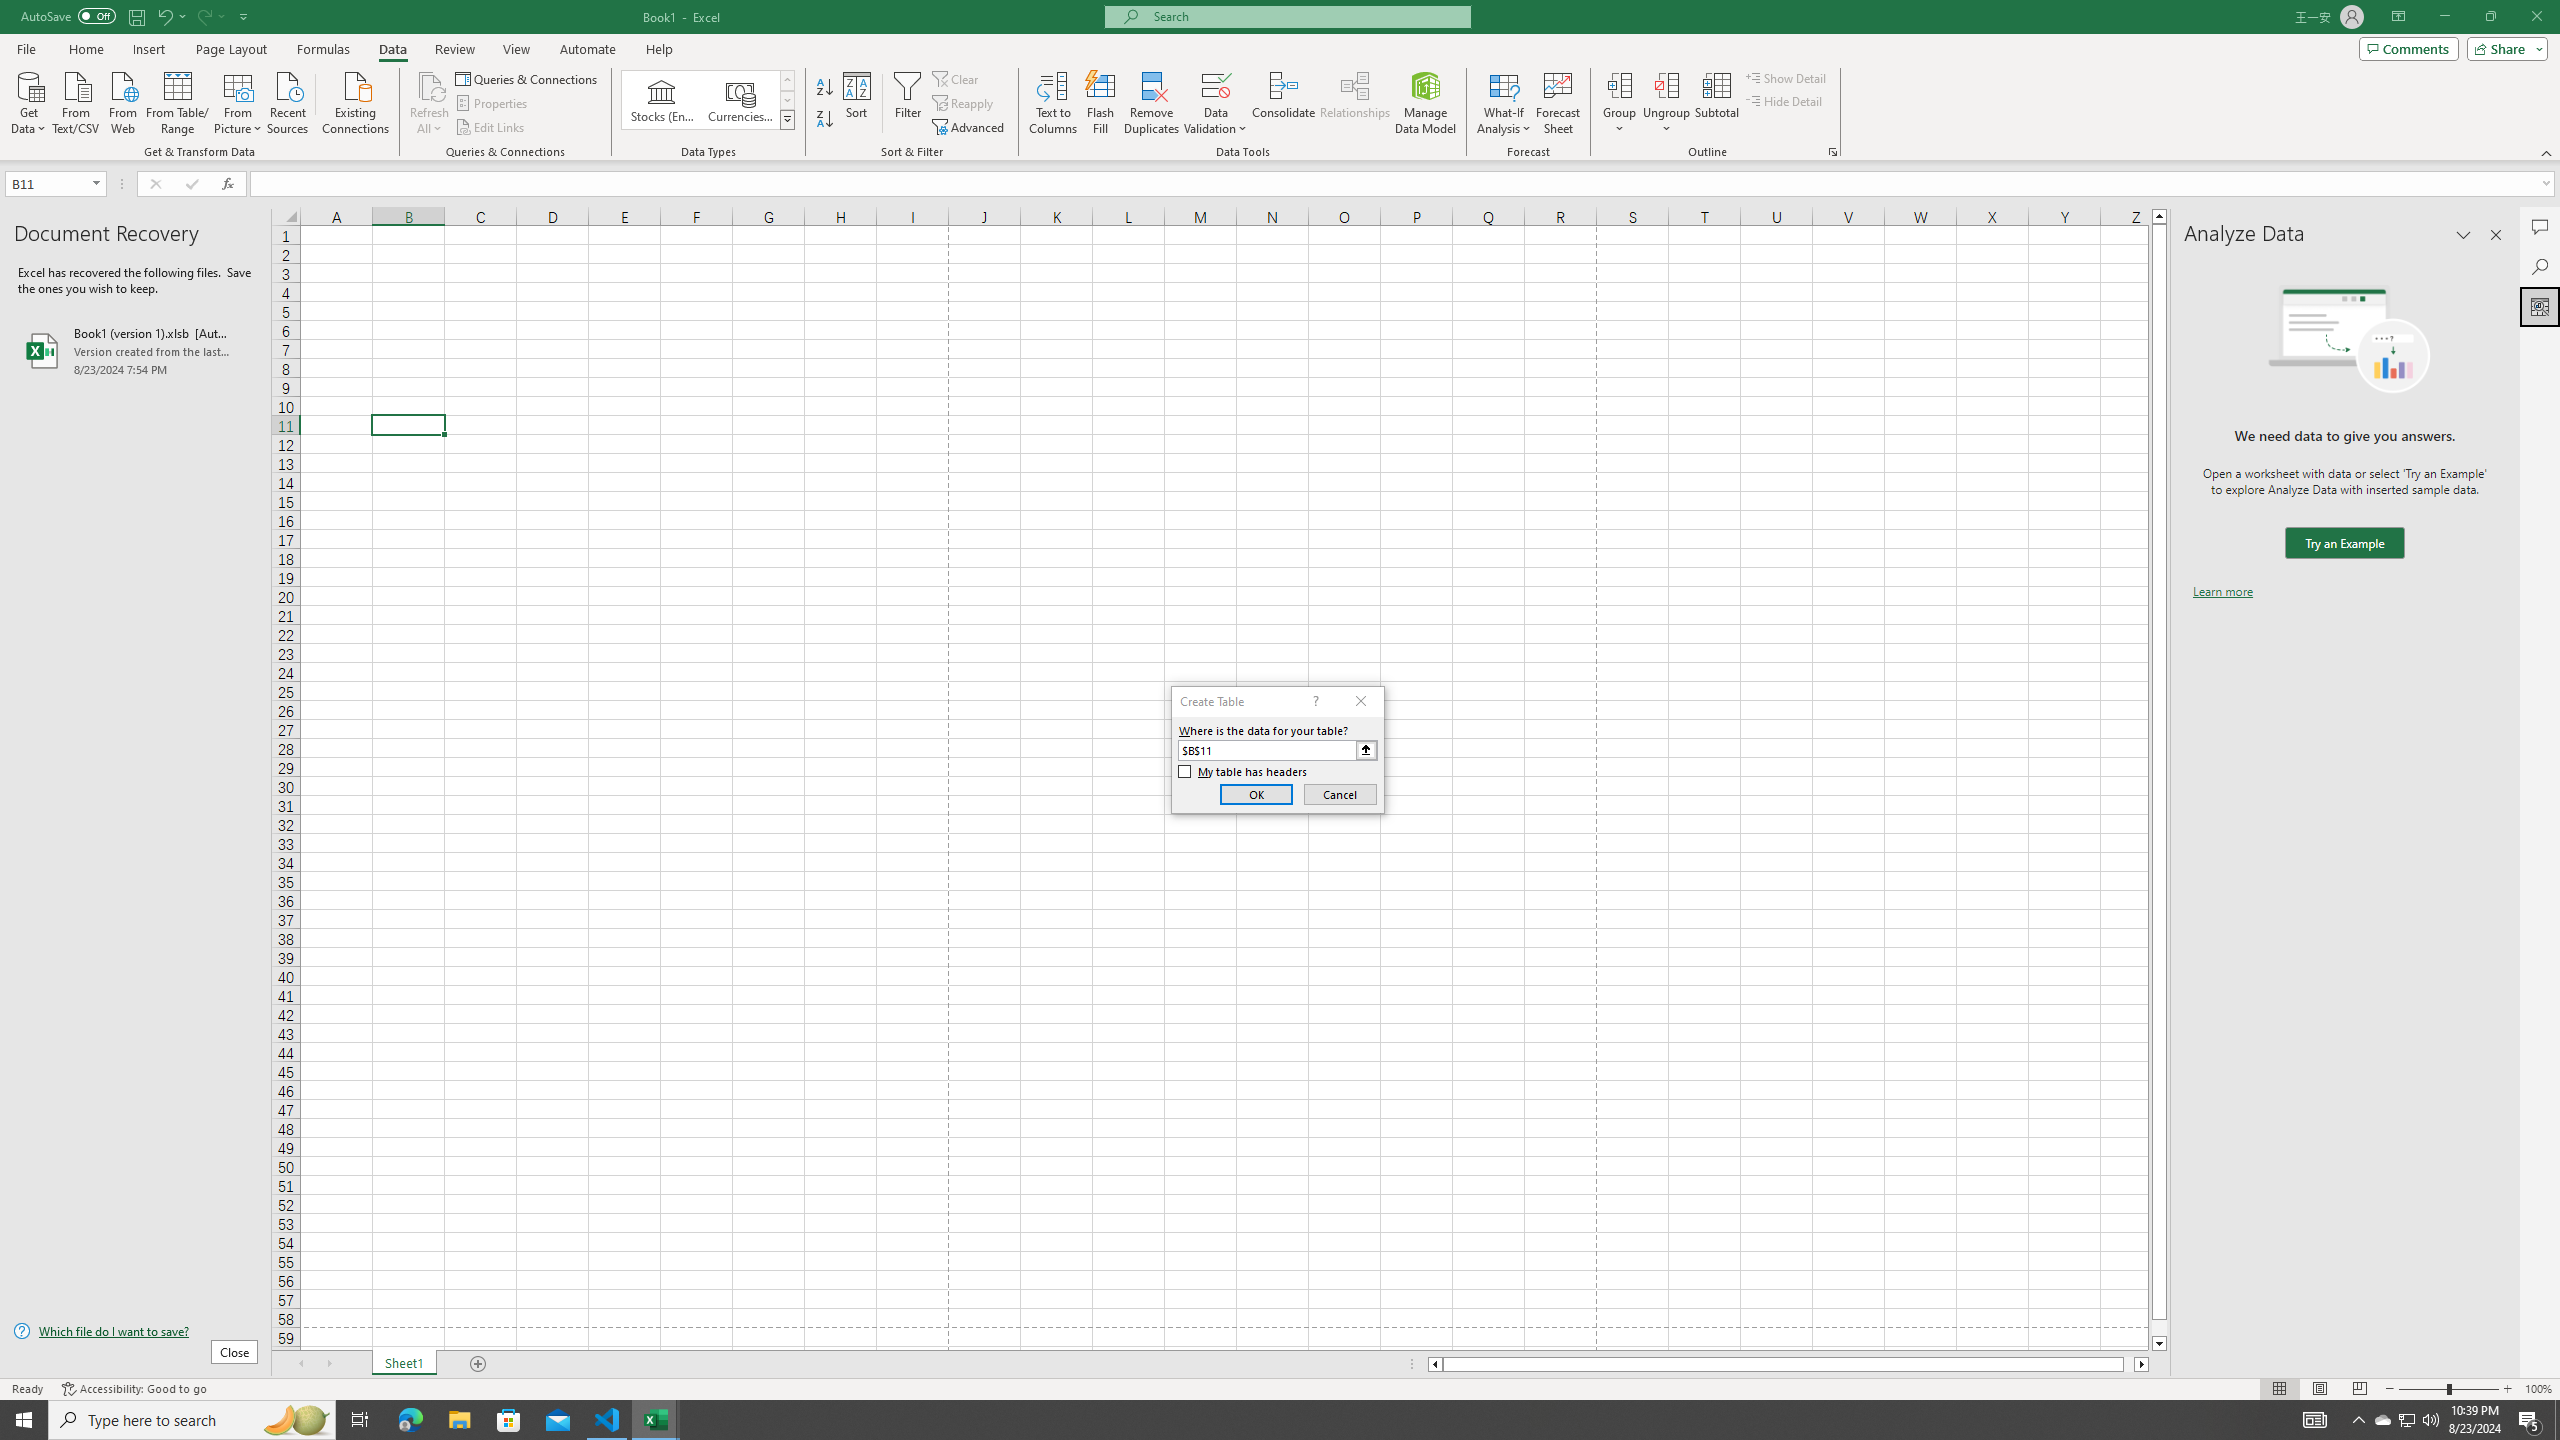 The image size is (2560, 1440). What do you see at coordinates (2128, 1363) in the screenshot?
I see `'Page right'` at bounding box center [2128, 1363].